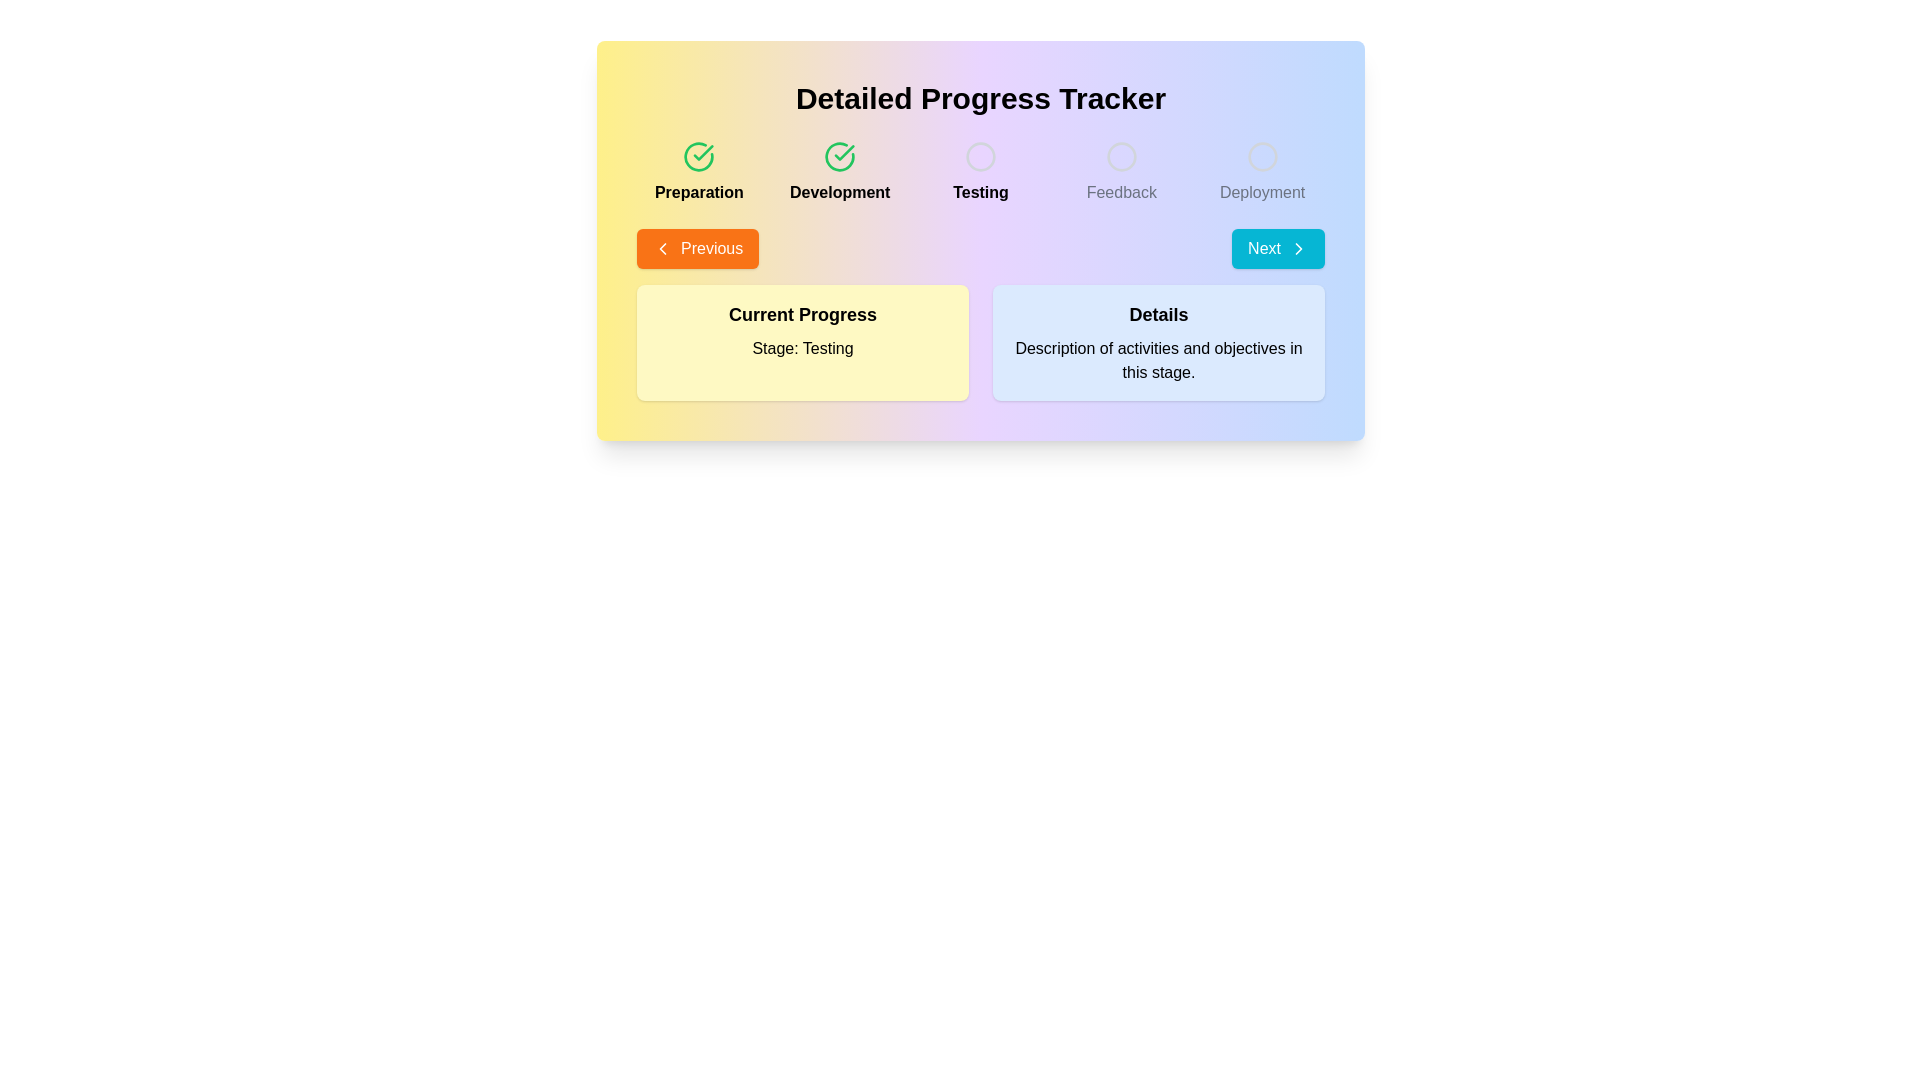 The image size is (1920, 1080). Describe the element at coordinates (980, 172) in the screenshot. I see `the current stage indicator of 'Testing' in the multi-step progress tracker, which is visually represented by a gray circle on a gradient background, located beneath the title 'Detailed Progress Tracker'` at that location.